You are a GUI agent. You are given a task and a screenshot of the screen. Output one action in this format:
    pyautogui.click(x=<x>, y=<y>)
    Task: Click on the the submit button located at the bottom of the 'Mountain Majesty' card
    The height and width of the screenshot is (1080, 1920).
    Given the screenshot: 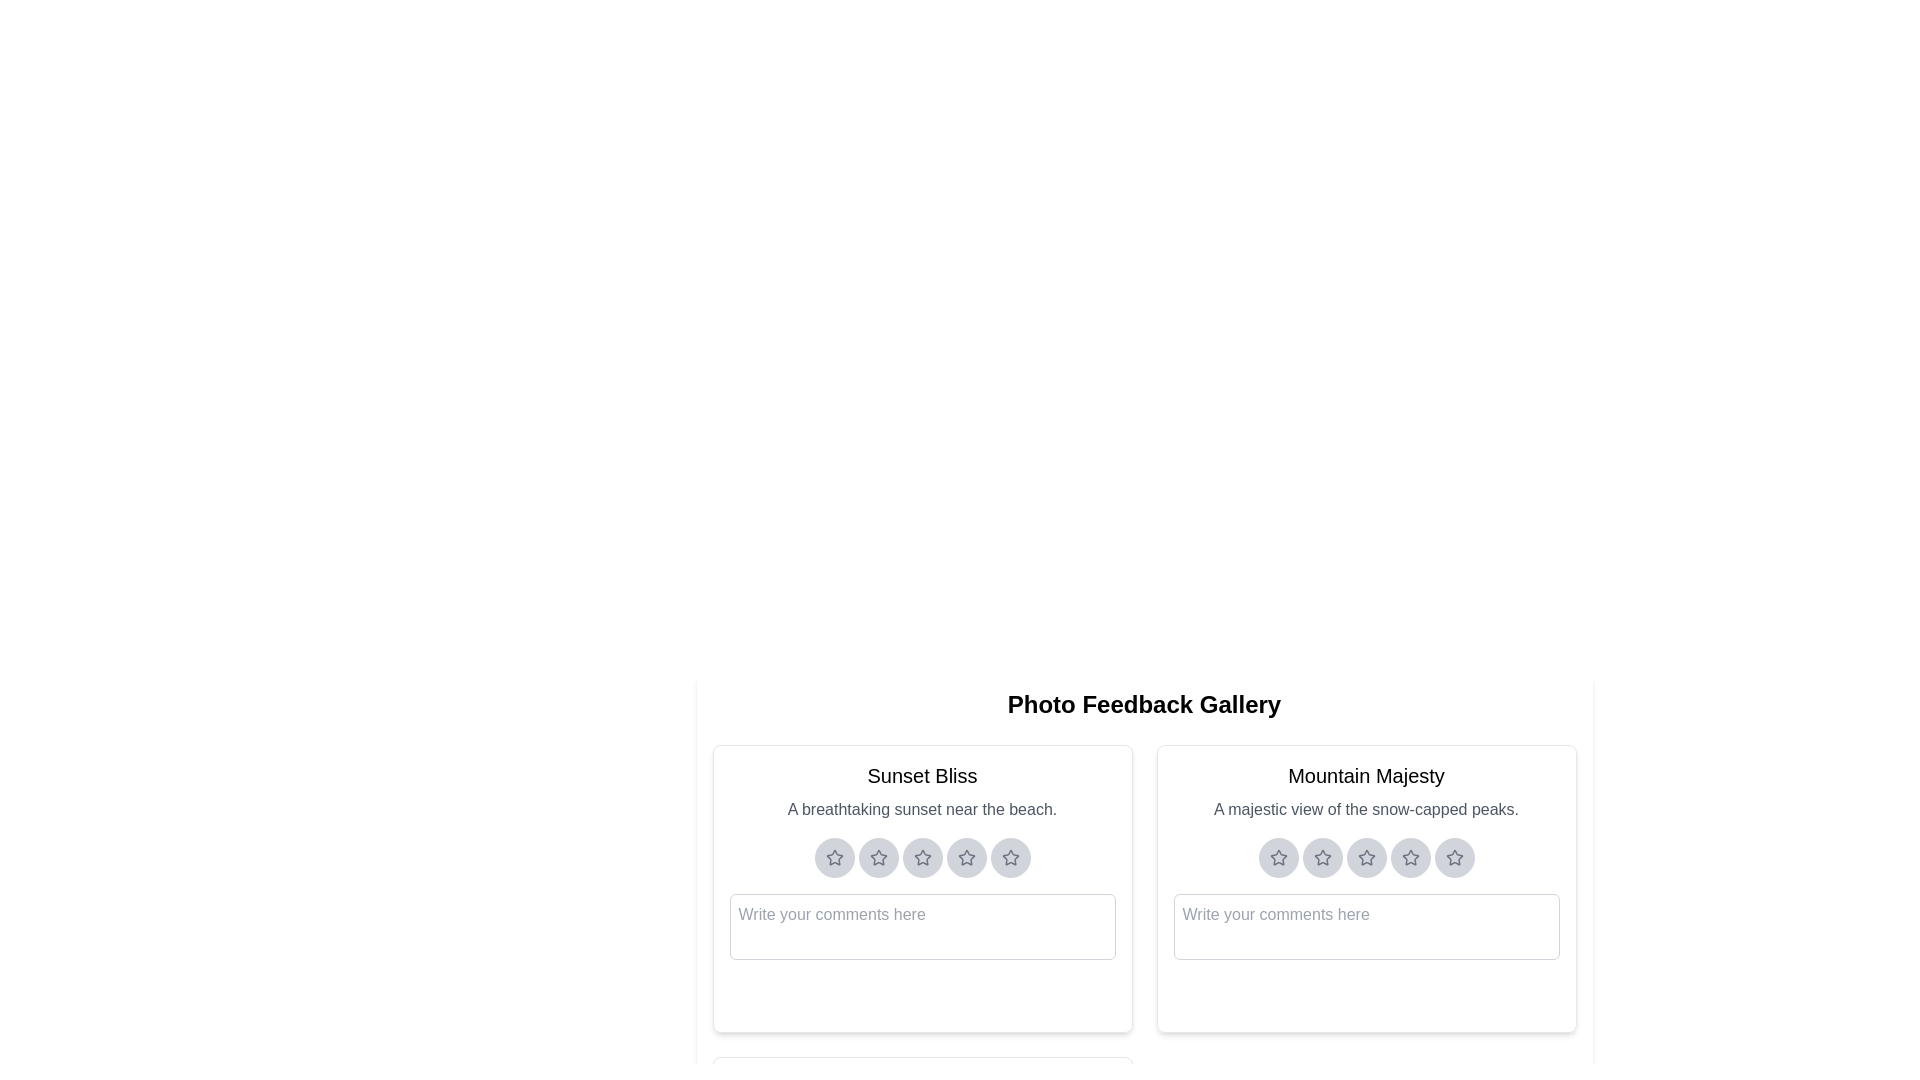 What is the action you would take?
    pyautogui.click(x=1365, y=995)
    